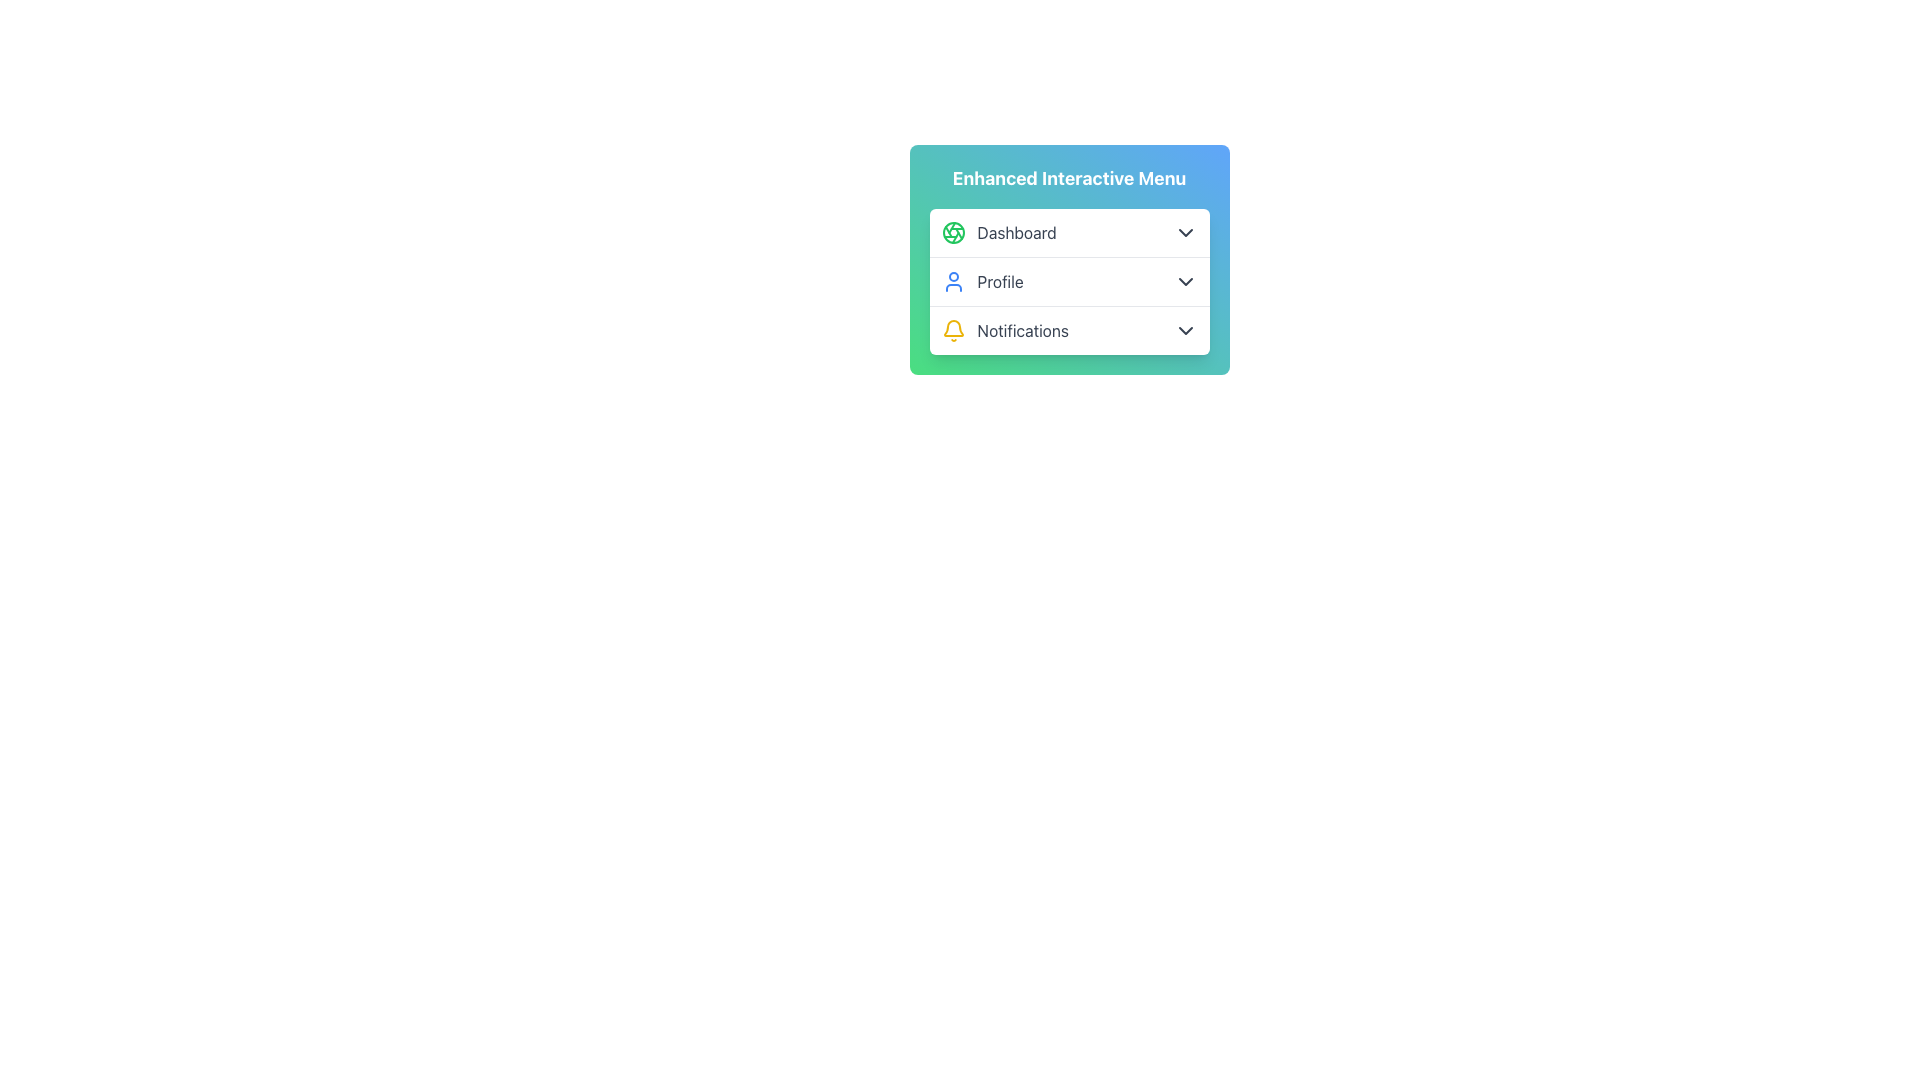 Image resolution: width=1920 pixels, height=1080 pixels. Describe the element at coordinates (1023, 330) in the screenshot. I see `text label for the Notifications section, which is the third entry in the 'Enhanced Interactive Menu' list, located below the 'Profile' entry` at that location.